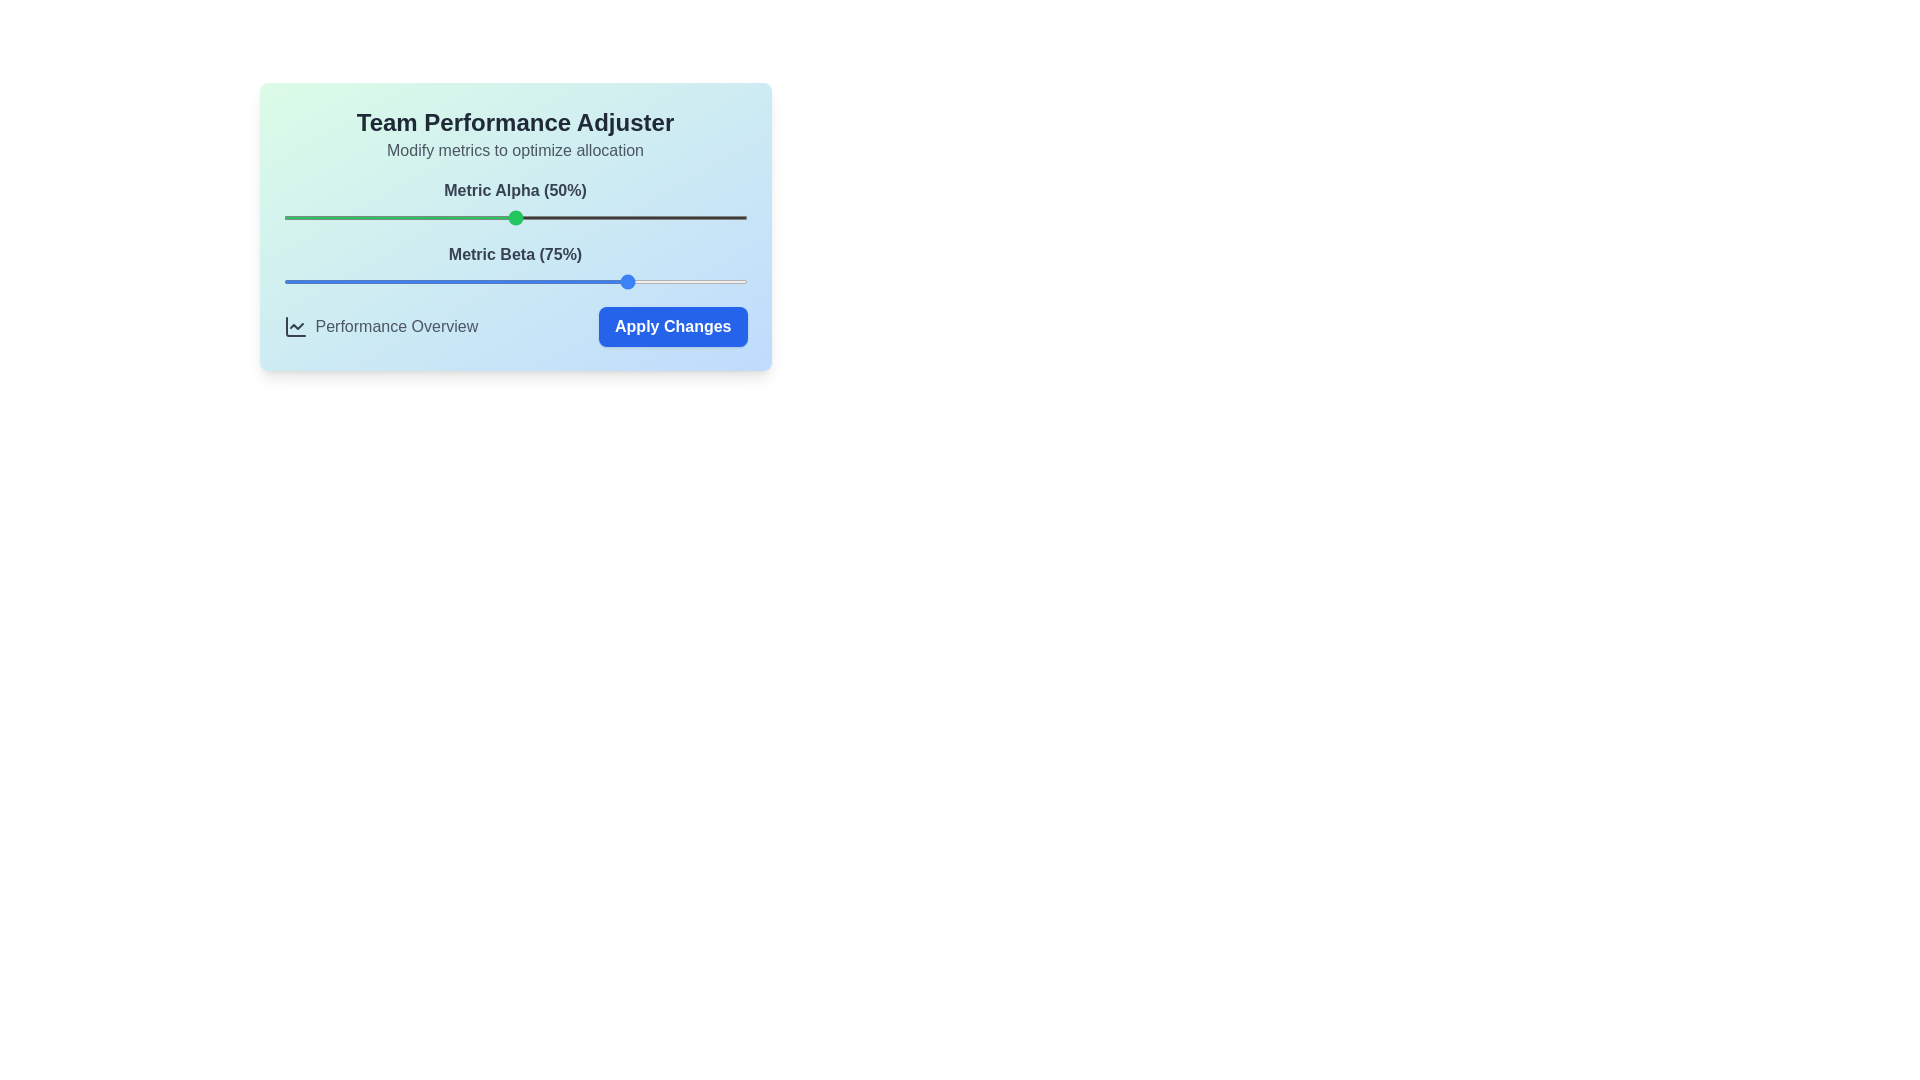 This screenshot has height=1080, width=1920. What do you see at coordinates (506, 218) in the screenshot?
I see `the Metric Alpha slider to set its value to 48` at bounding box center [506, 218].